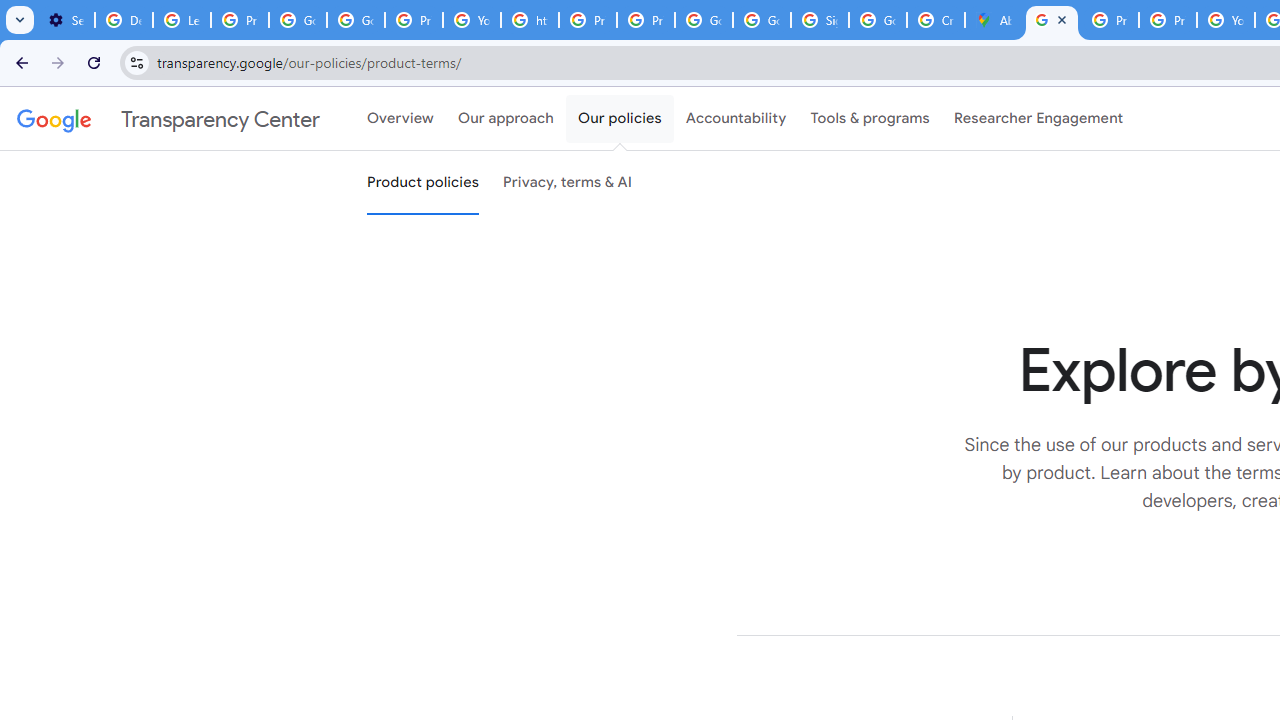 Image resolution: width=1280 pixels, height=720 pixels. I want to click on 'Create your Google Account', so click(935, 20).